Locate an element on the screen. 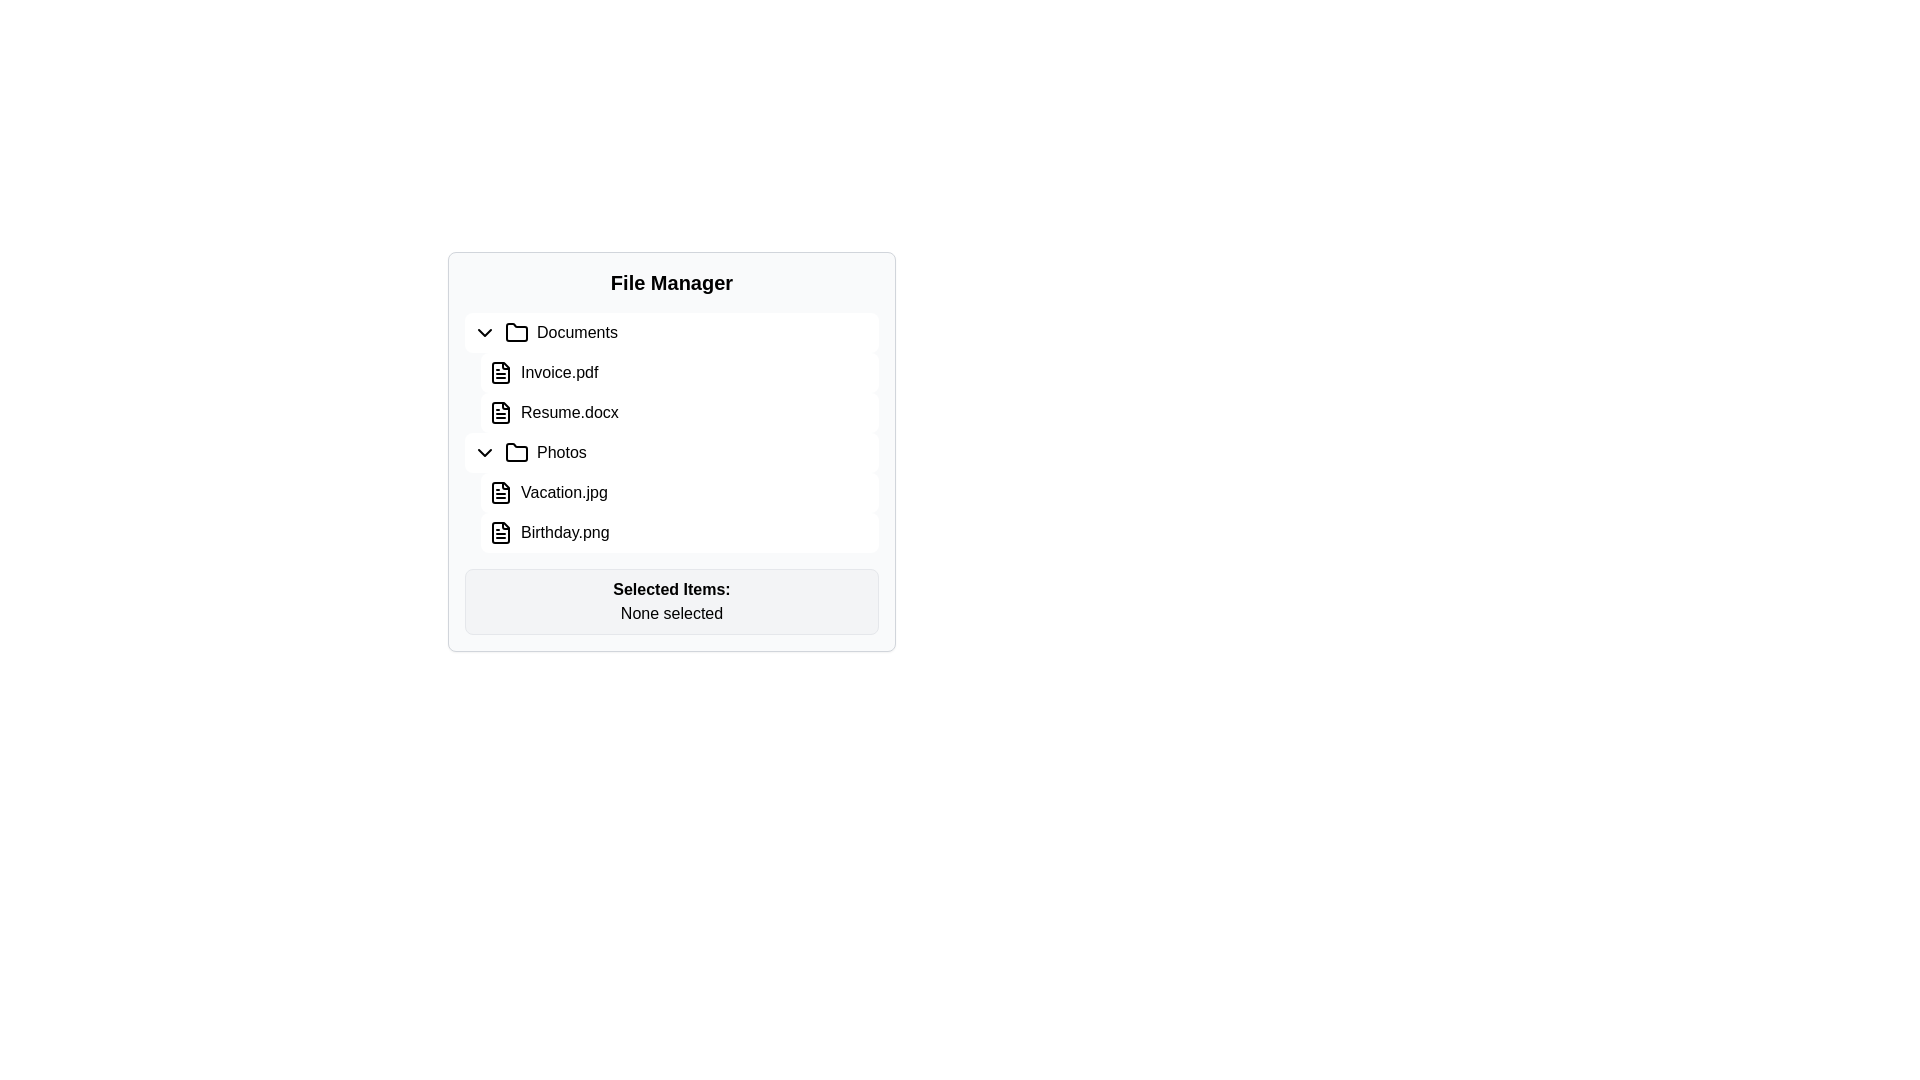 Image resolution: width=1920 pixels, height=1080 pixels. the selectable list item labeled 'Birthday.png' located under the 'Photos' folder is located at coordinates (680, 531).